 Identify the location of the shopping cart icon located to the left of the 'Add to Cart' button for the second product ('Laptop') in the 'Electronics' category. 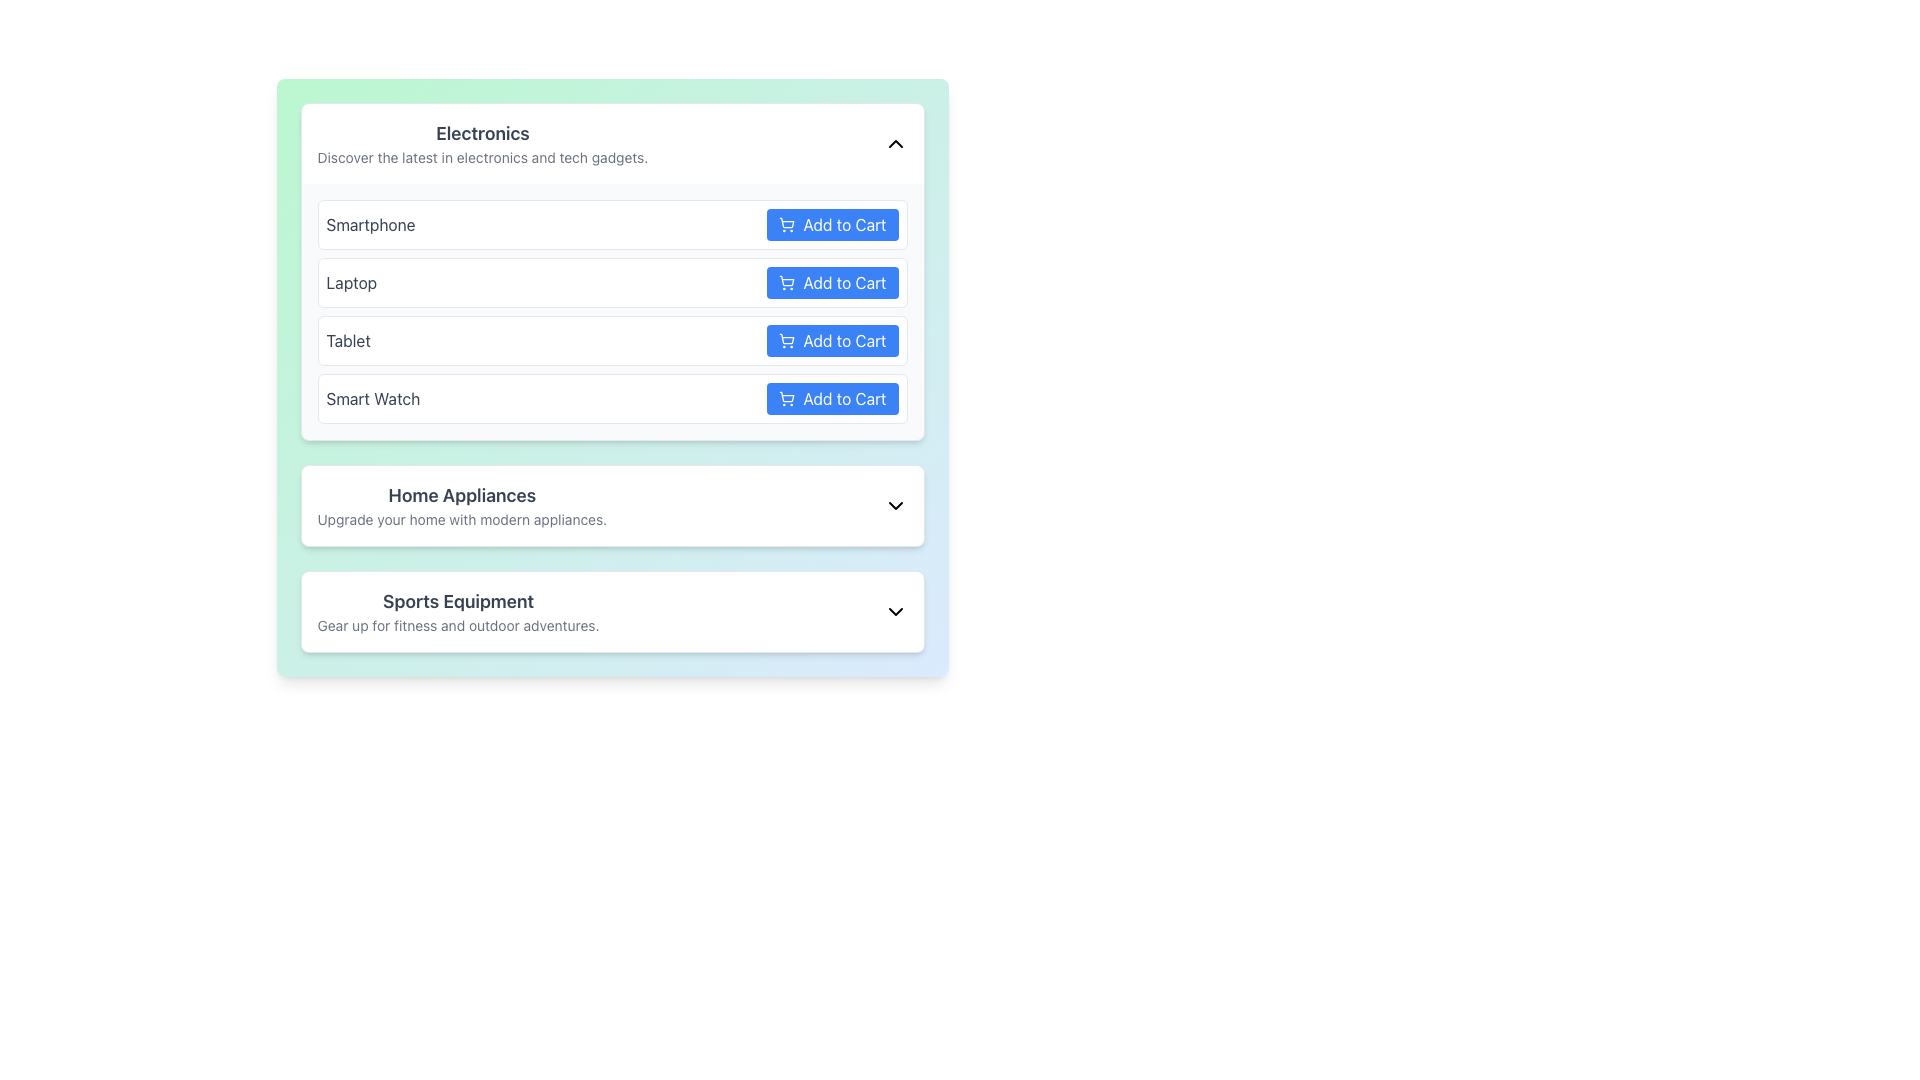
(786, 281).